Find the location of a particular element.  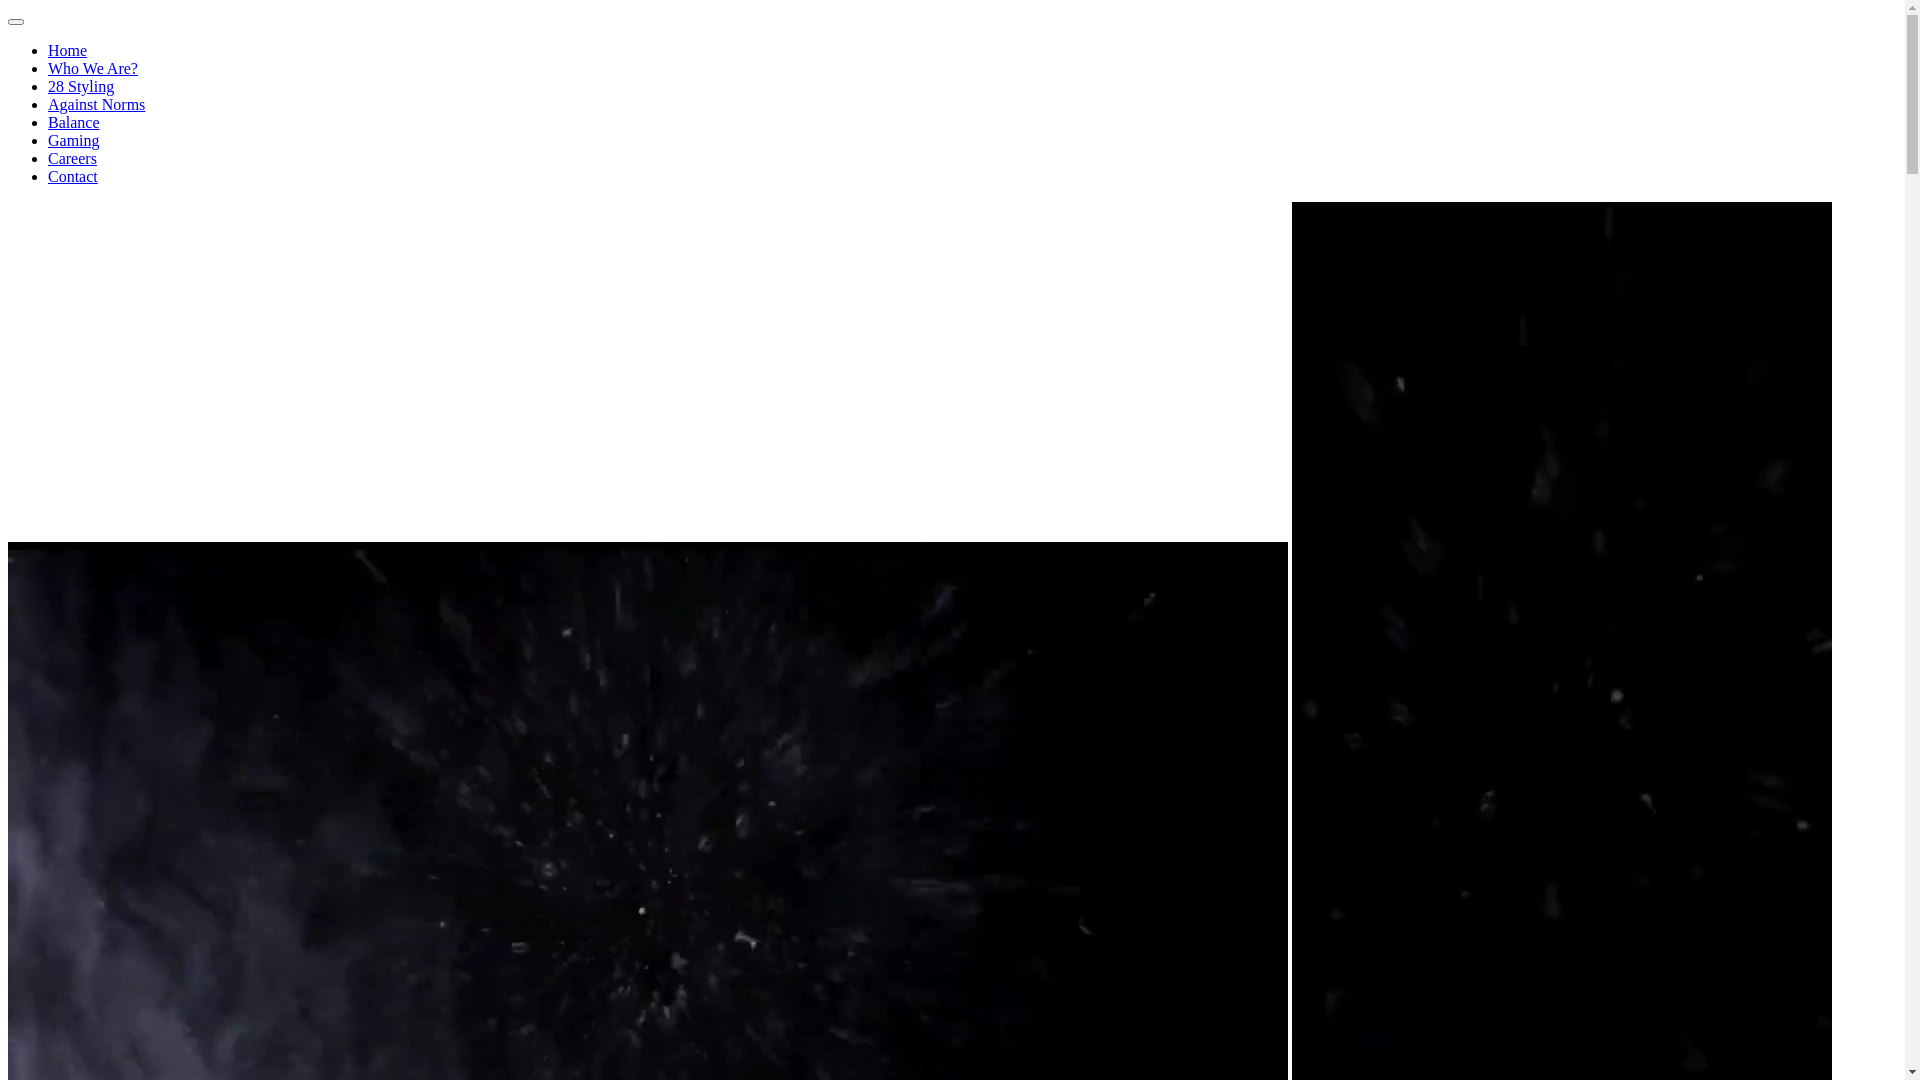

'Contact' is located at coordinates (72, 175).